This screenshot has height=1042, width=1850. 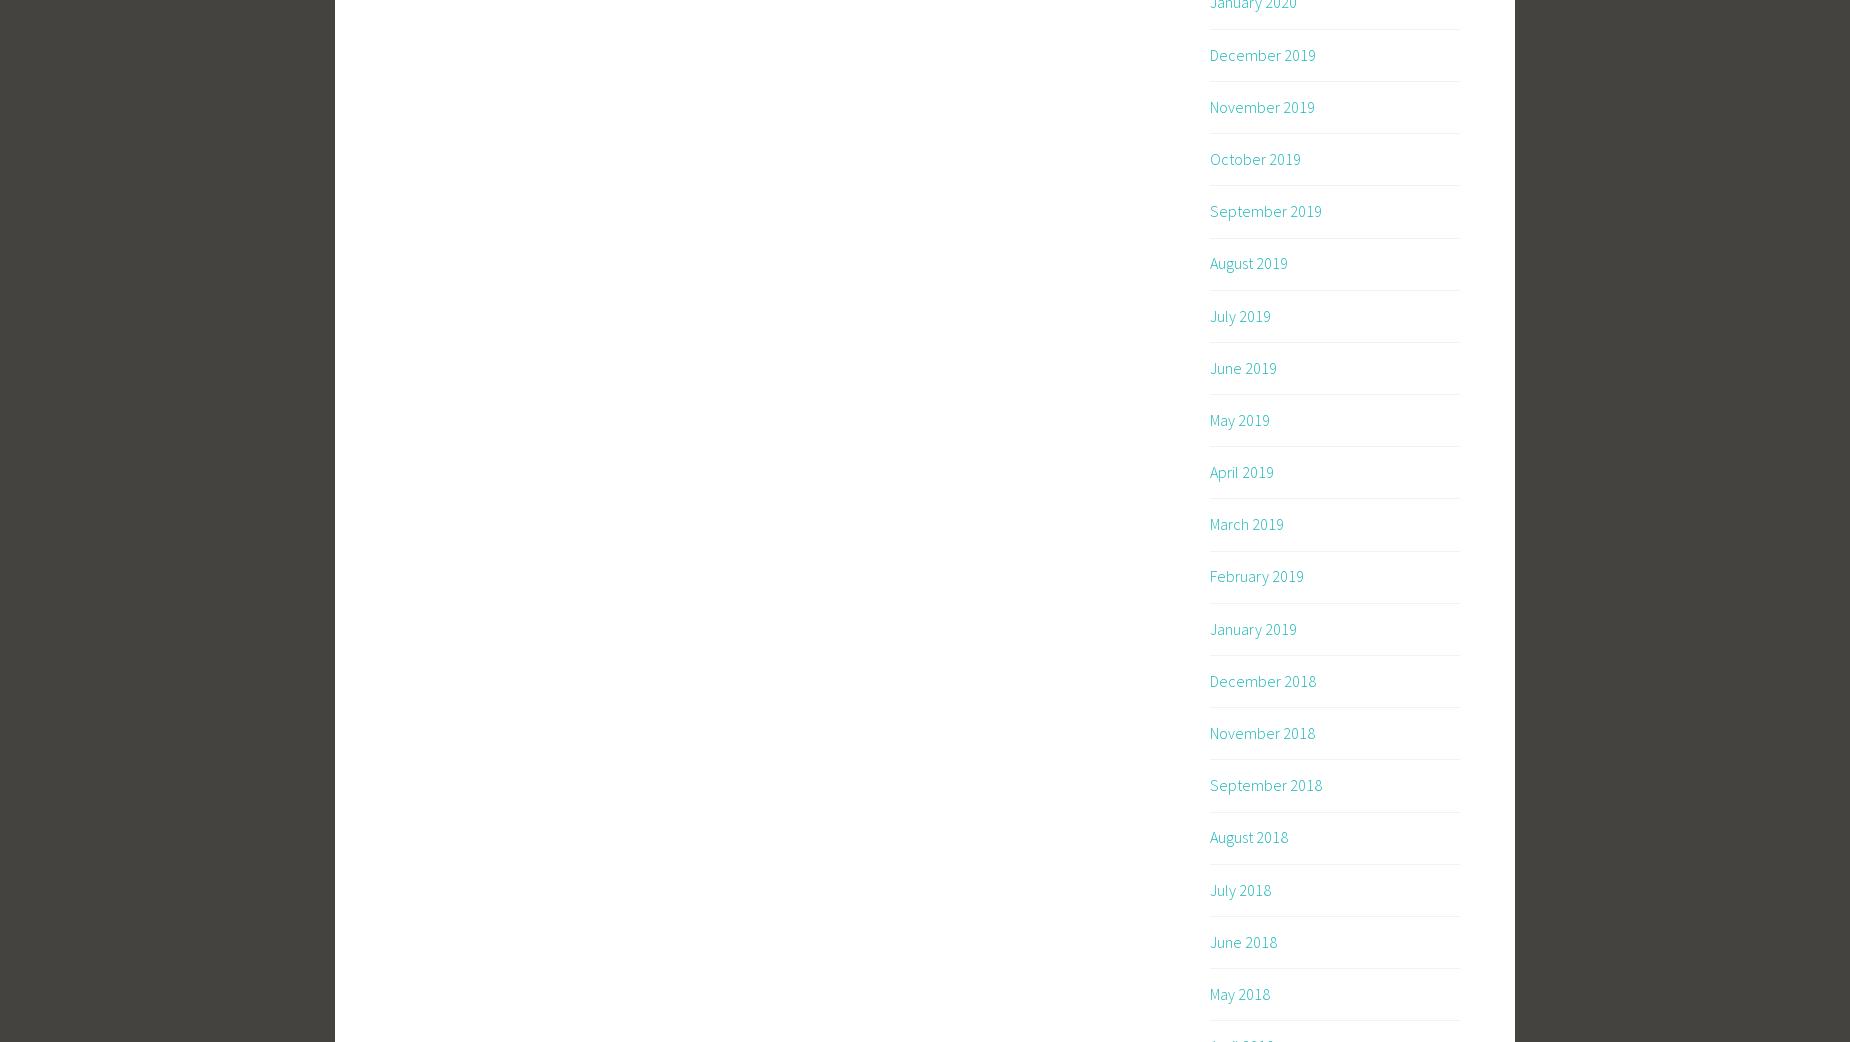 What do you see at coordinates (1252, 628) in the screenshot?
I see `'January 2019'` at bounding box center [1252, 628].